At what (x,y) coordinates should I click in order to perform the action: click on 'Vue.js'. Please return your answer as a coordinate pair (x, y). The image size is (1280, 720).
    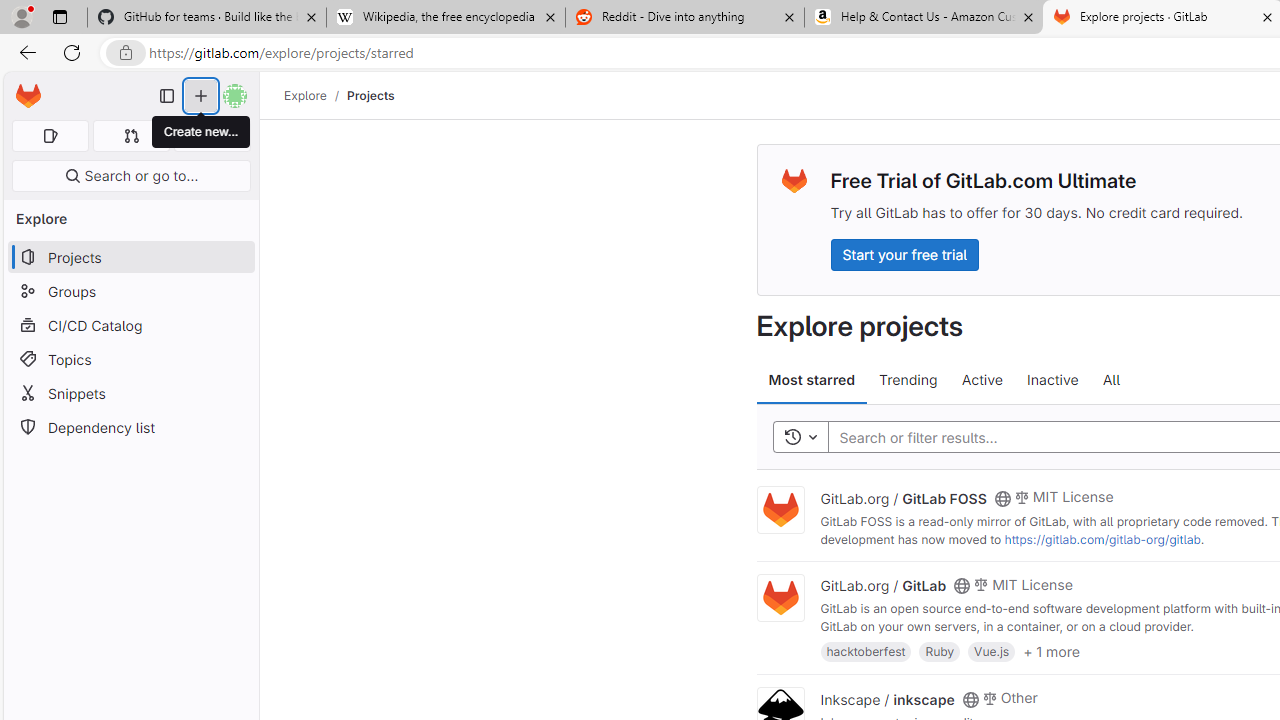
    Looking at the image, I should click on (992, 651).